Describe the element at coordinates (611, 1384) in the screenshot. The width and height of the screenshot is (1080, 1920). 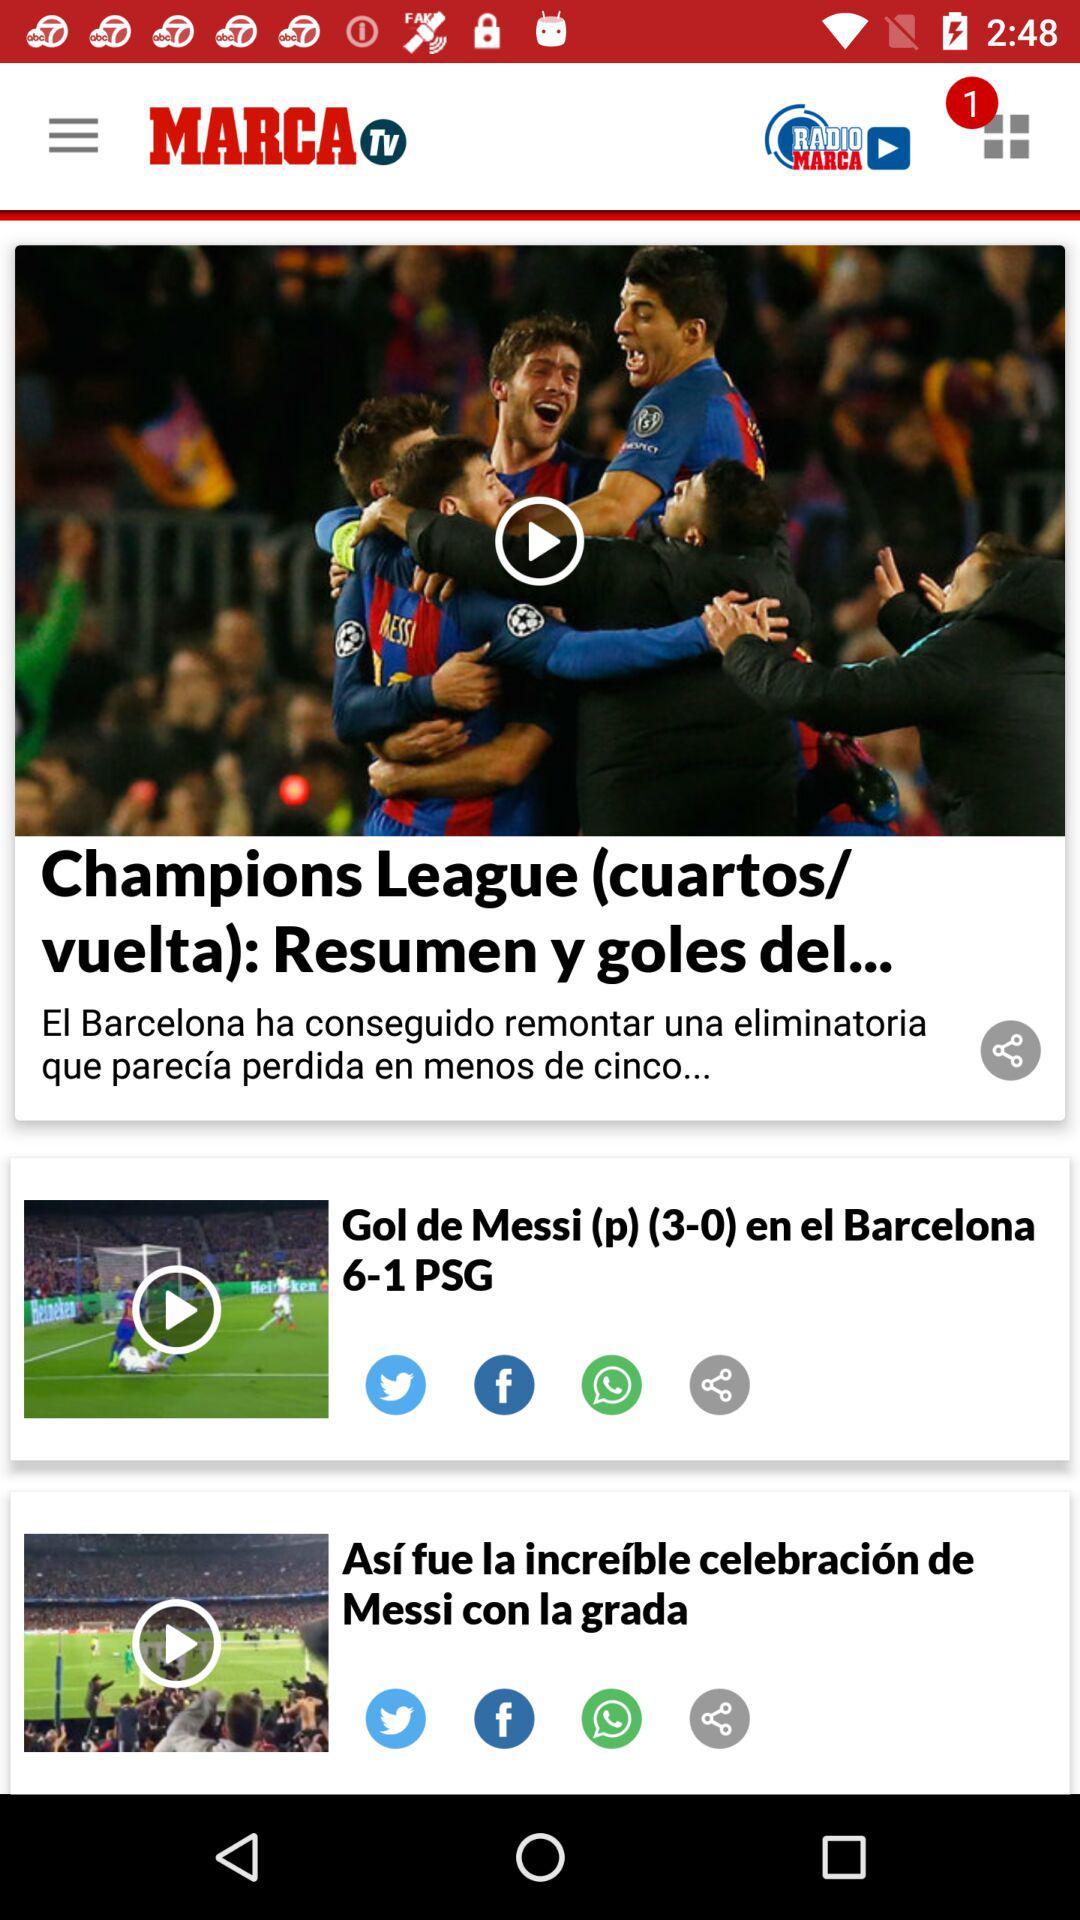
I see `share on whatsapp` at that location.